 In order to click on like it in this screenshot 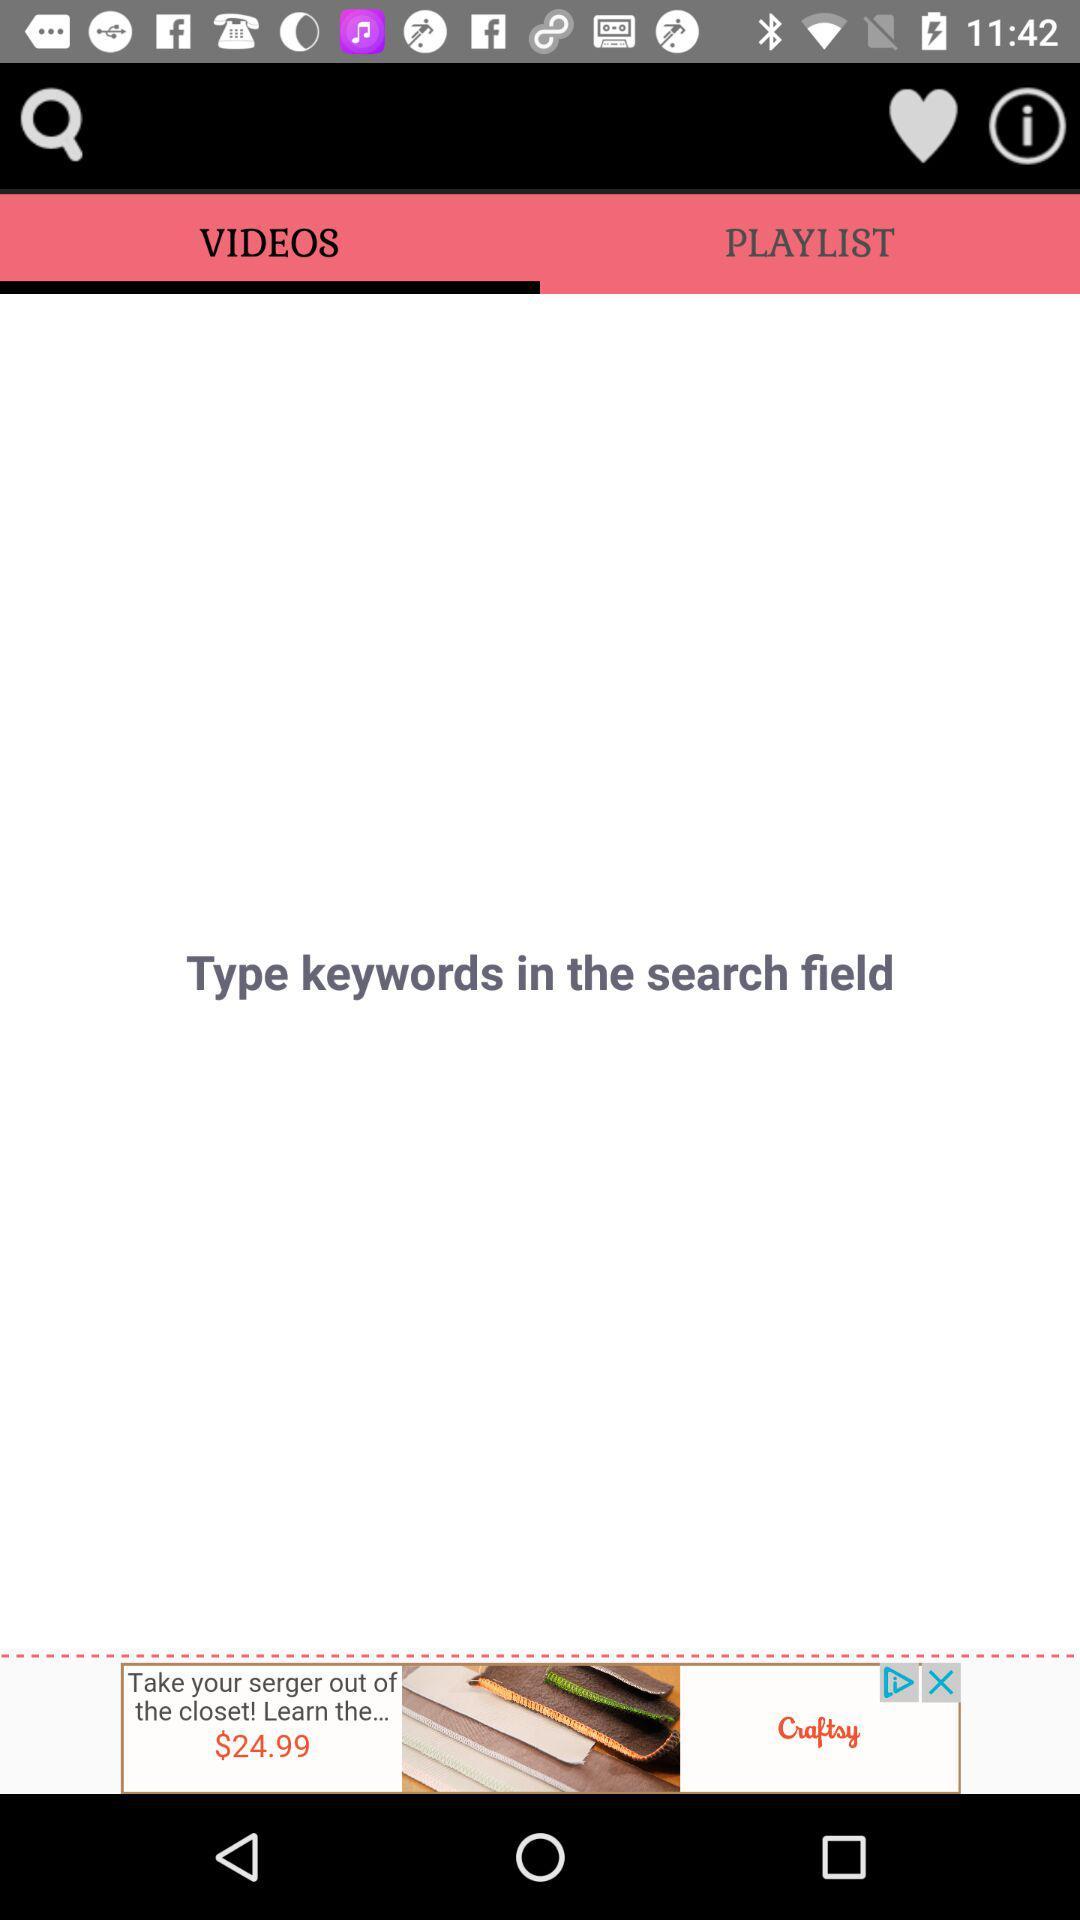, I will do `click(922, 124)`.